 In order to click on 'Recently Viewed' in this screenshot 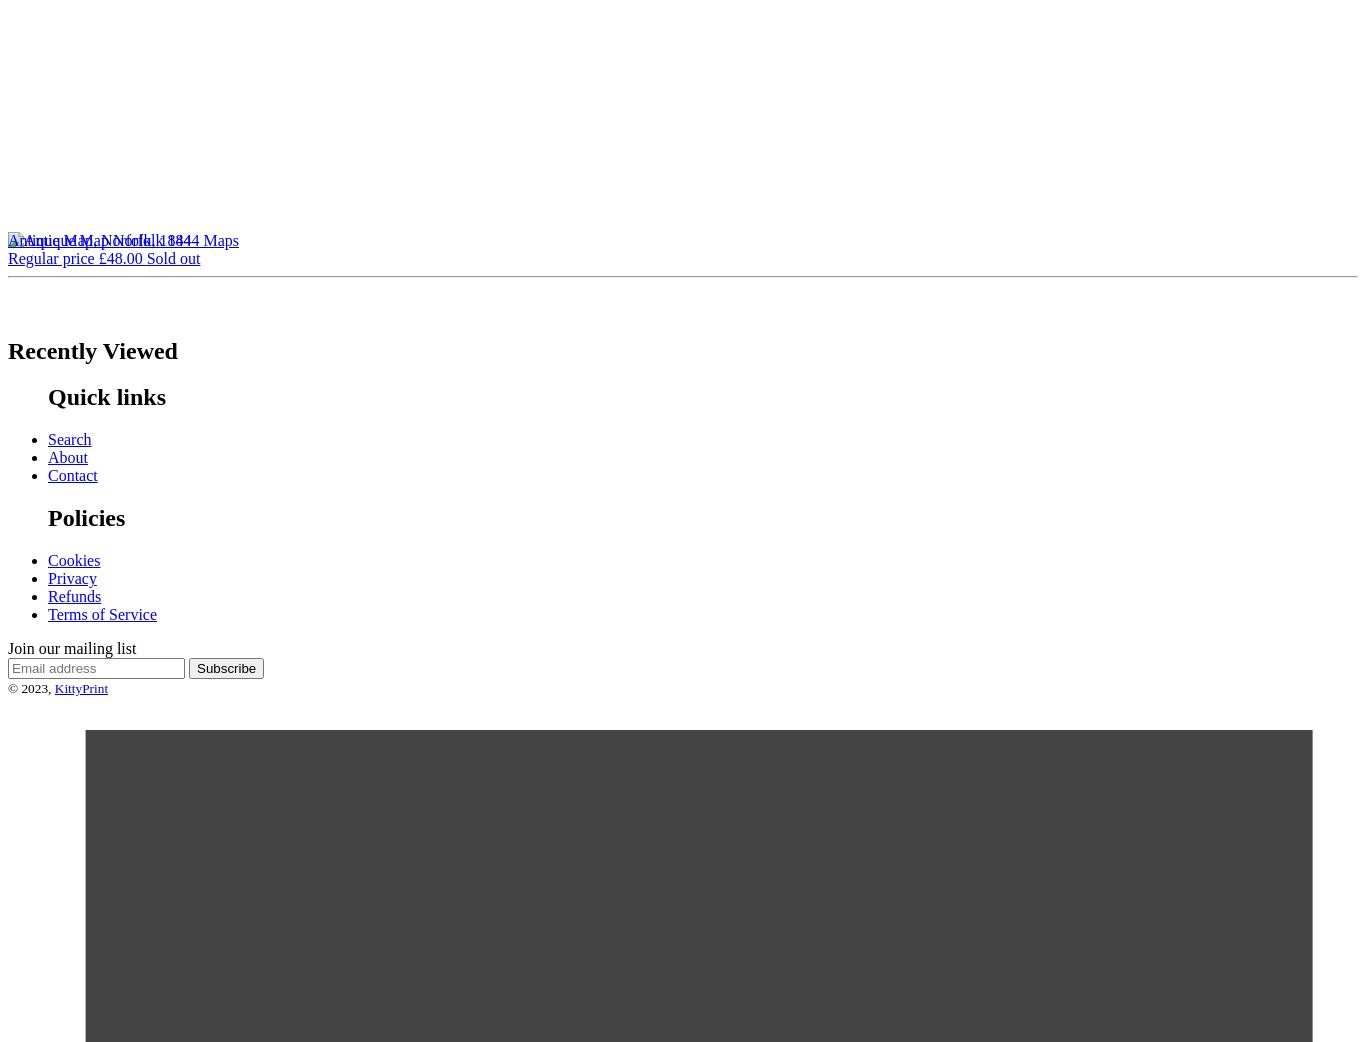, I will do `click(92, 349)`.